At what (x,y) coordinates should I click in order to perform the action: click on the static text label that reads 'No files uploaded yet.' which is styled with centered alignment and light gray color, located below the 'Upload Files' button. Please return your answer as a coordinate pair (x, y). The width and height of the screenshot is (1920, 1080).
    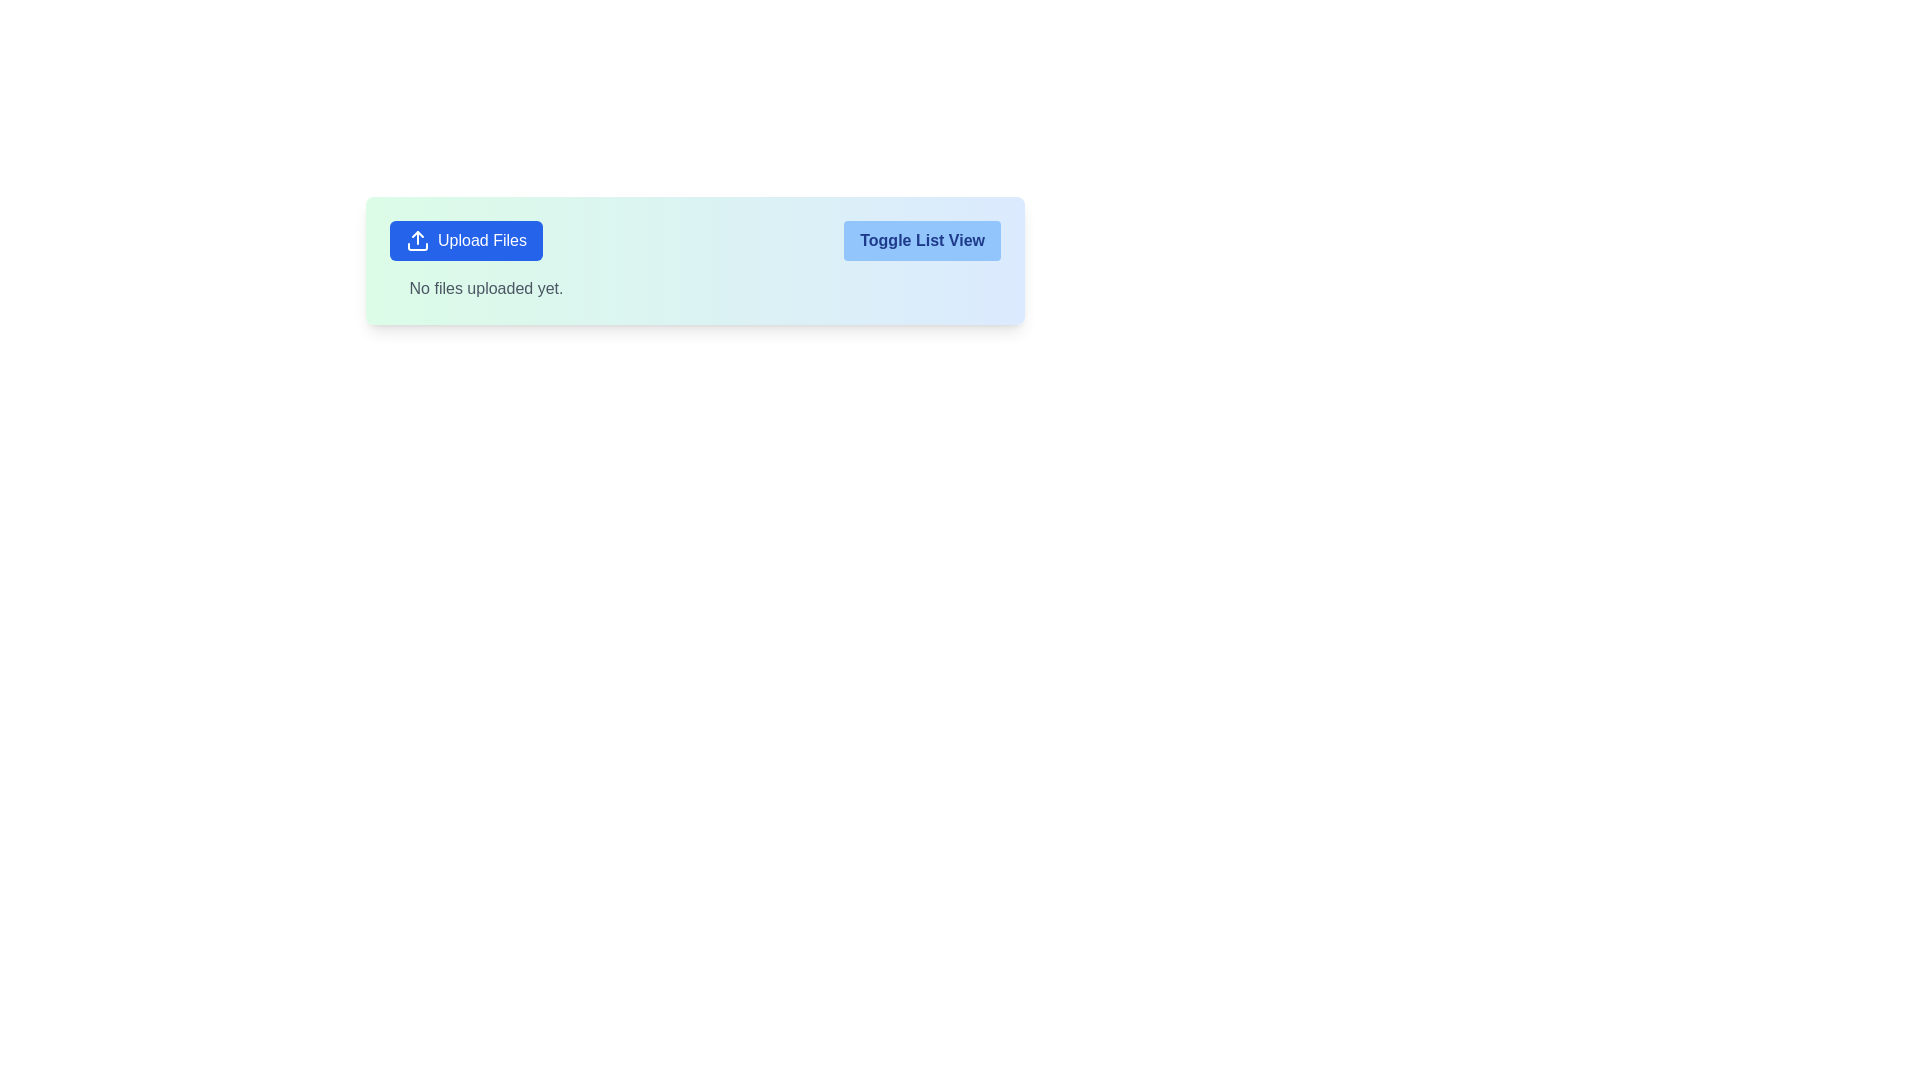
    Looking at the image, I should click on (486, 289).